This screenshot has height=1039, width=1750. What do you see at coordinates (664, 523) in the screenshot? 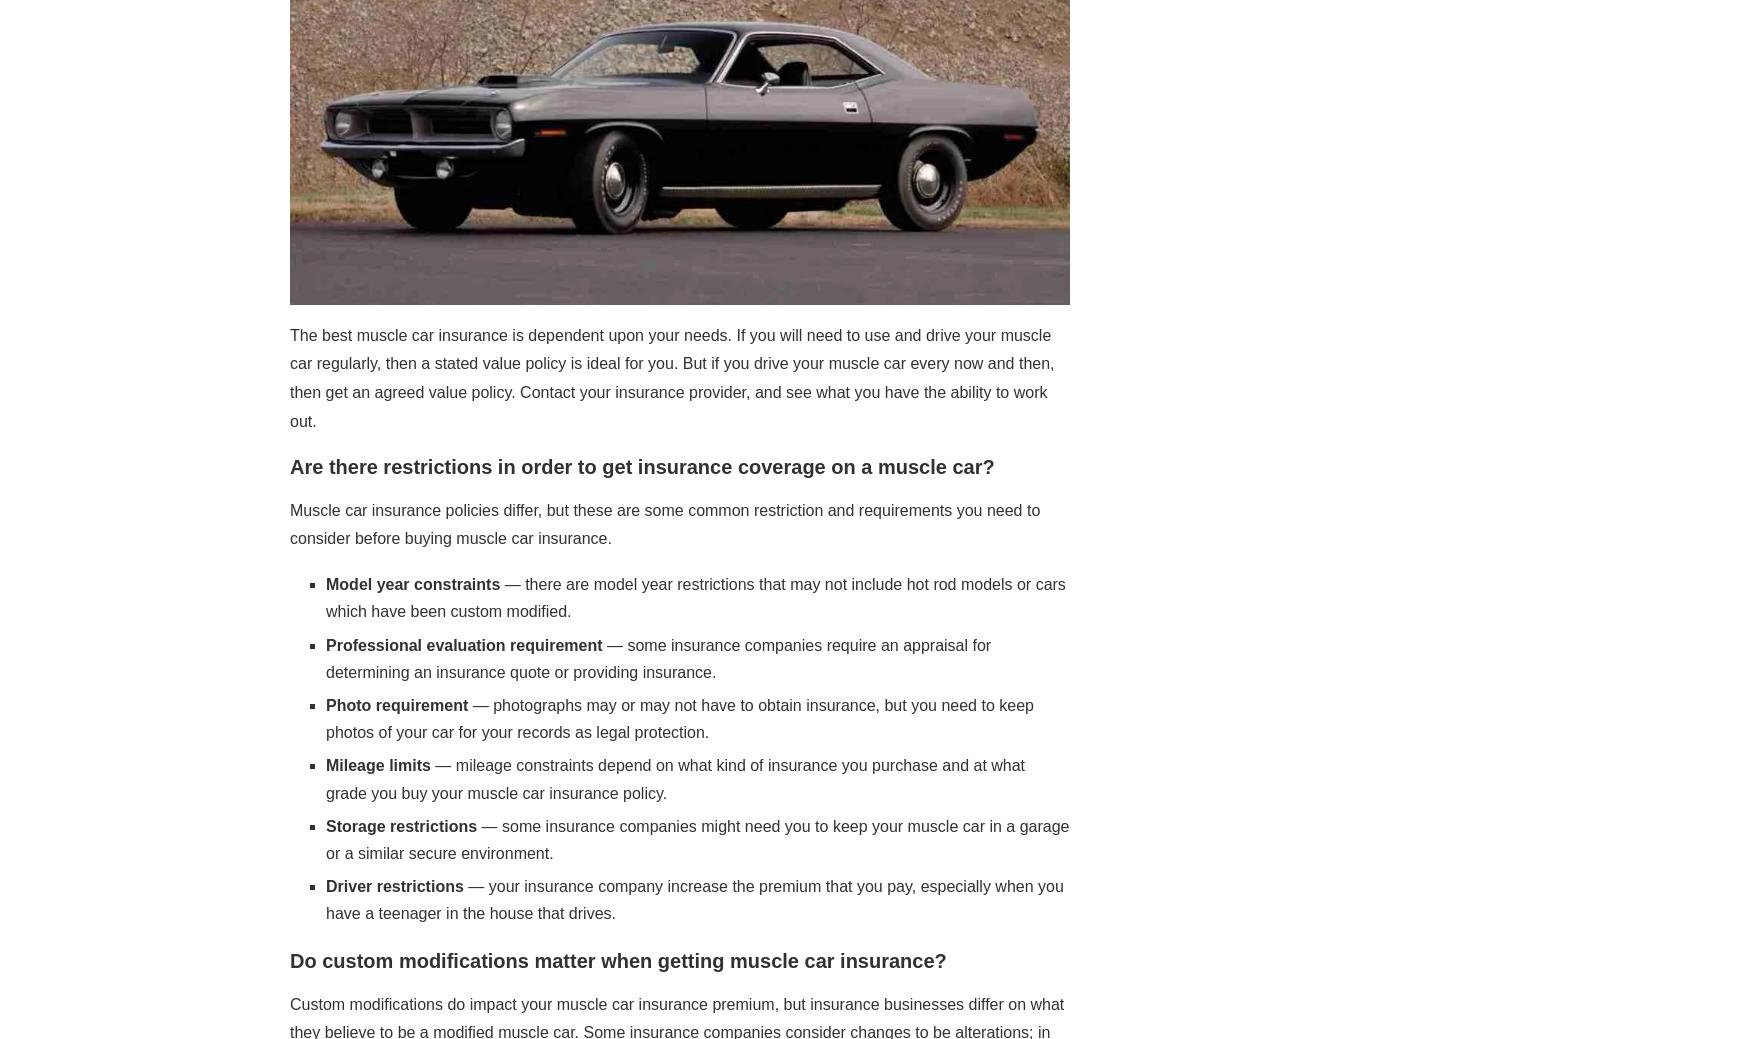
I see `'Muscle car insurance policies differ, but these are some common restriction and requirements you need to consider before buying muscle car insurance.'` at bounding box center [664, 523].